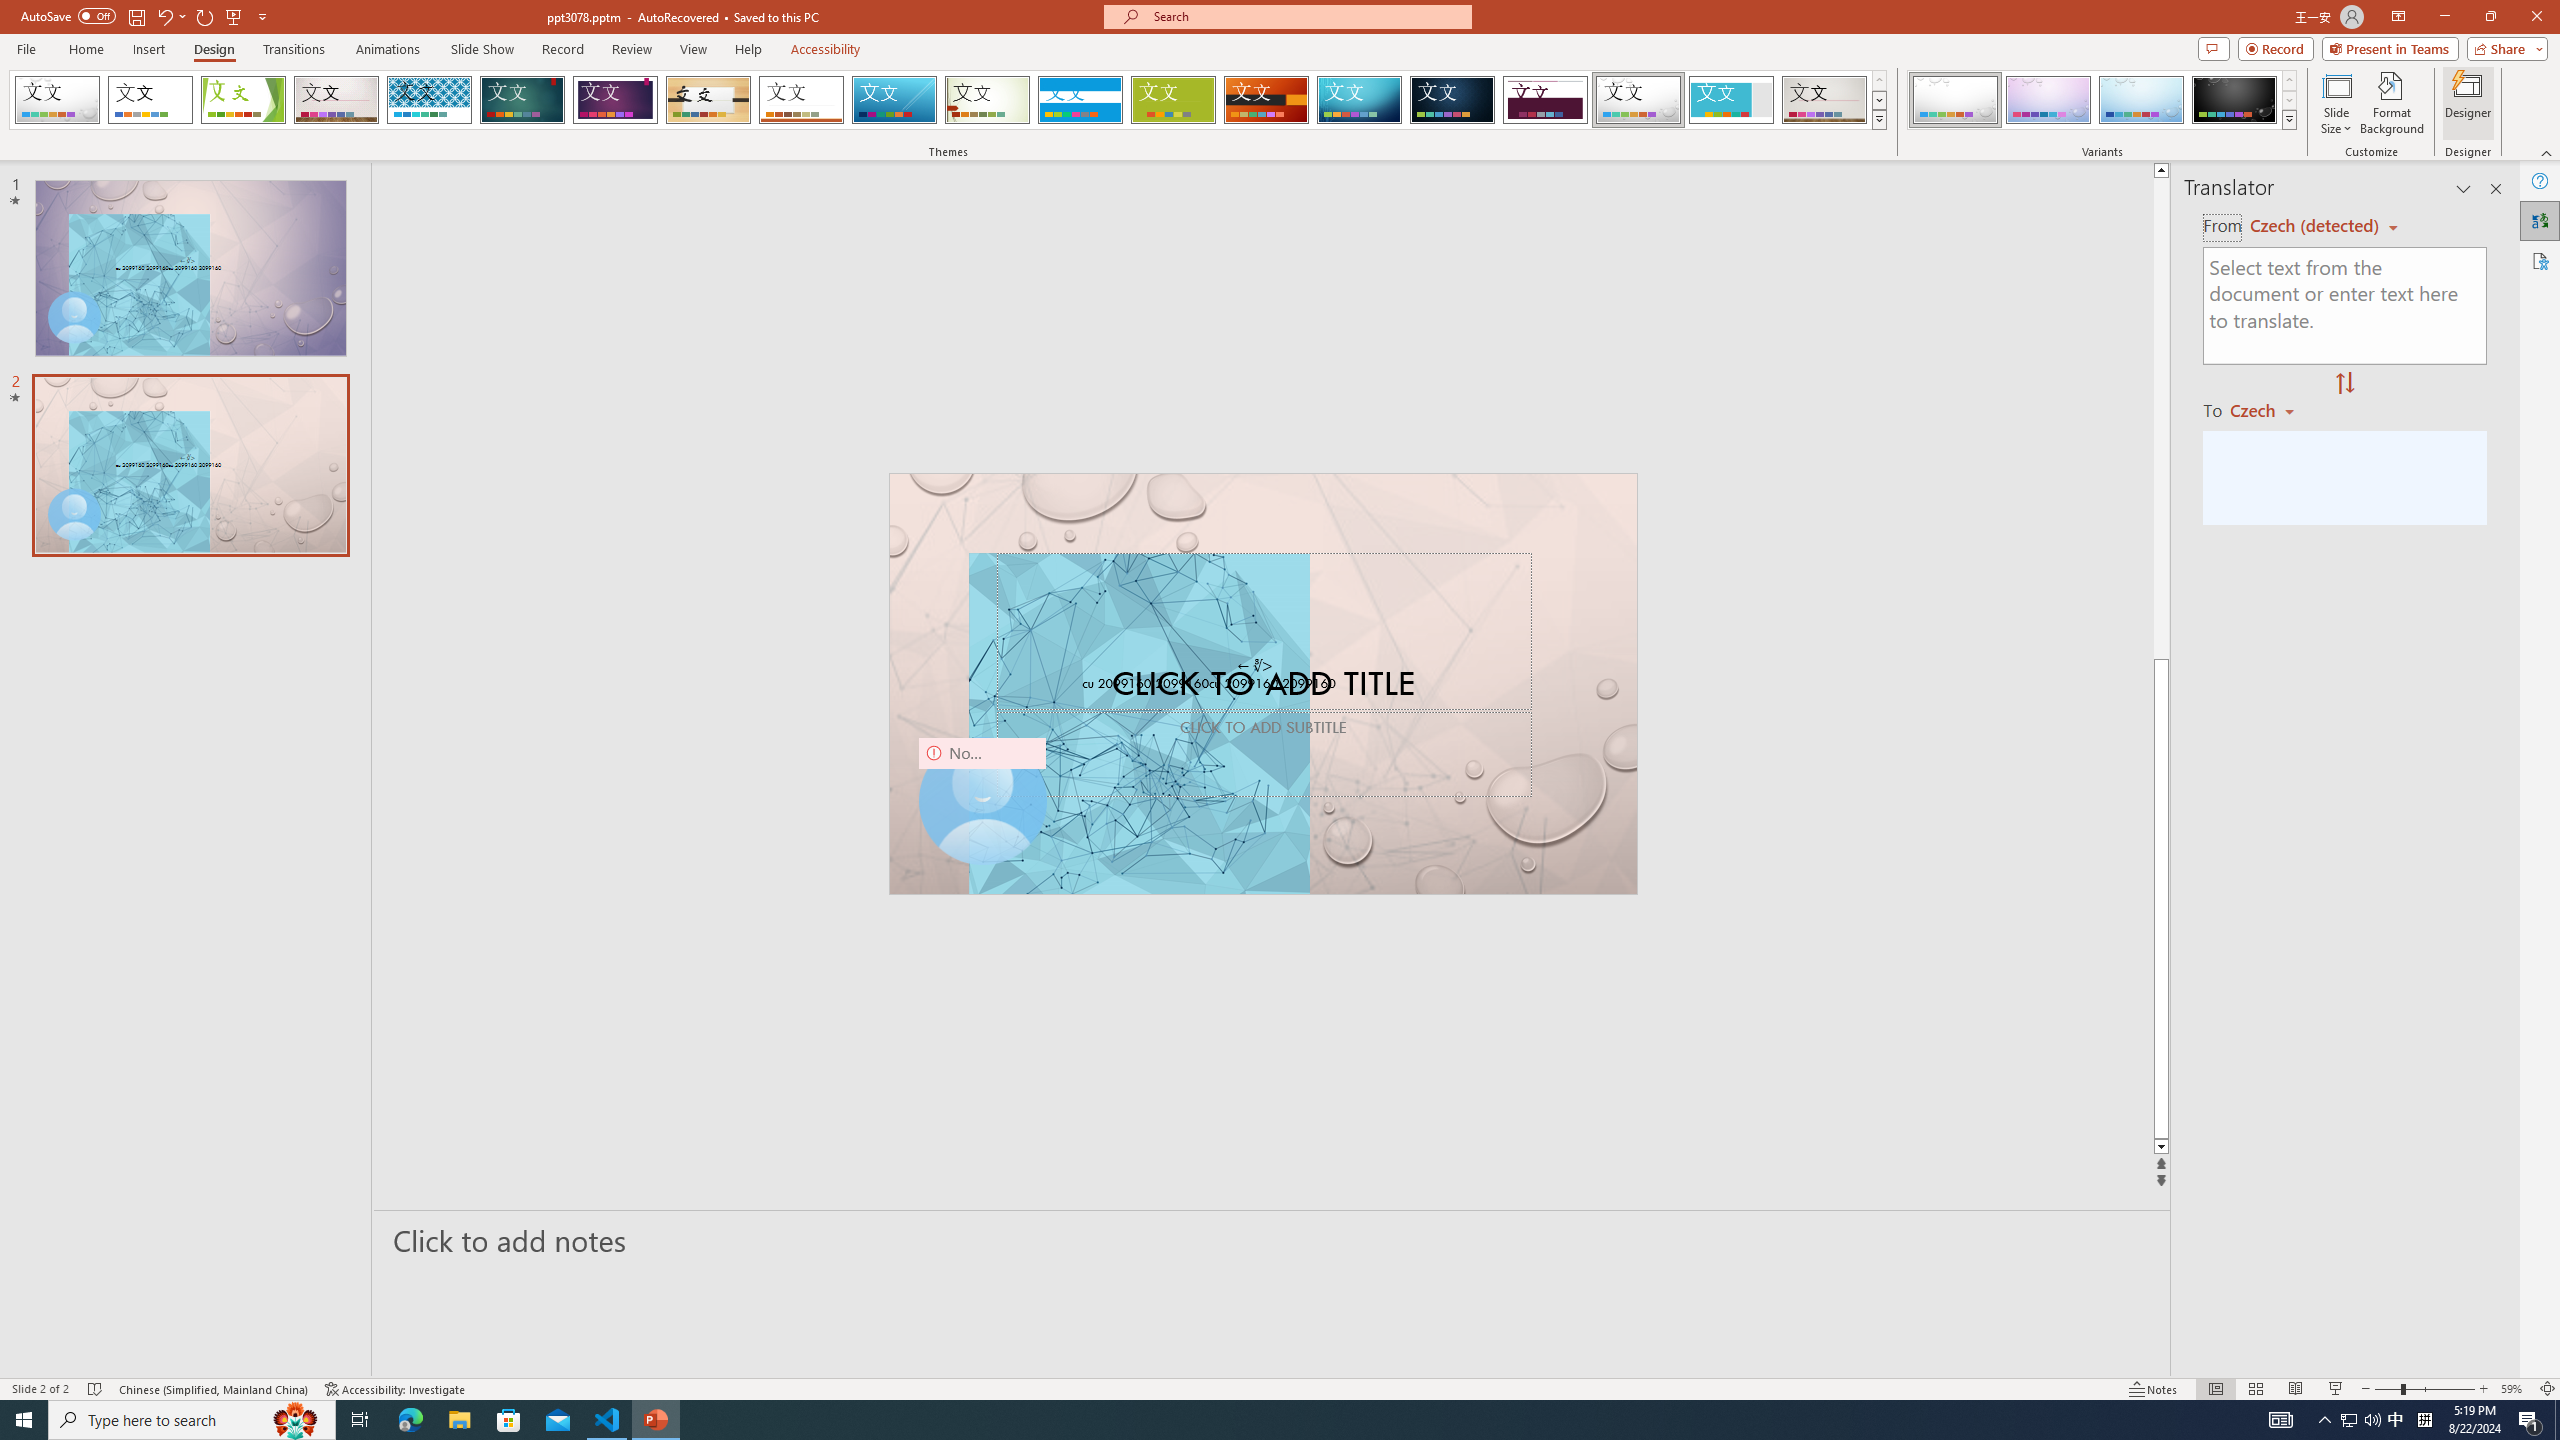  I want to click on 'Droplet Variant 3', so click(2140, 99).